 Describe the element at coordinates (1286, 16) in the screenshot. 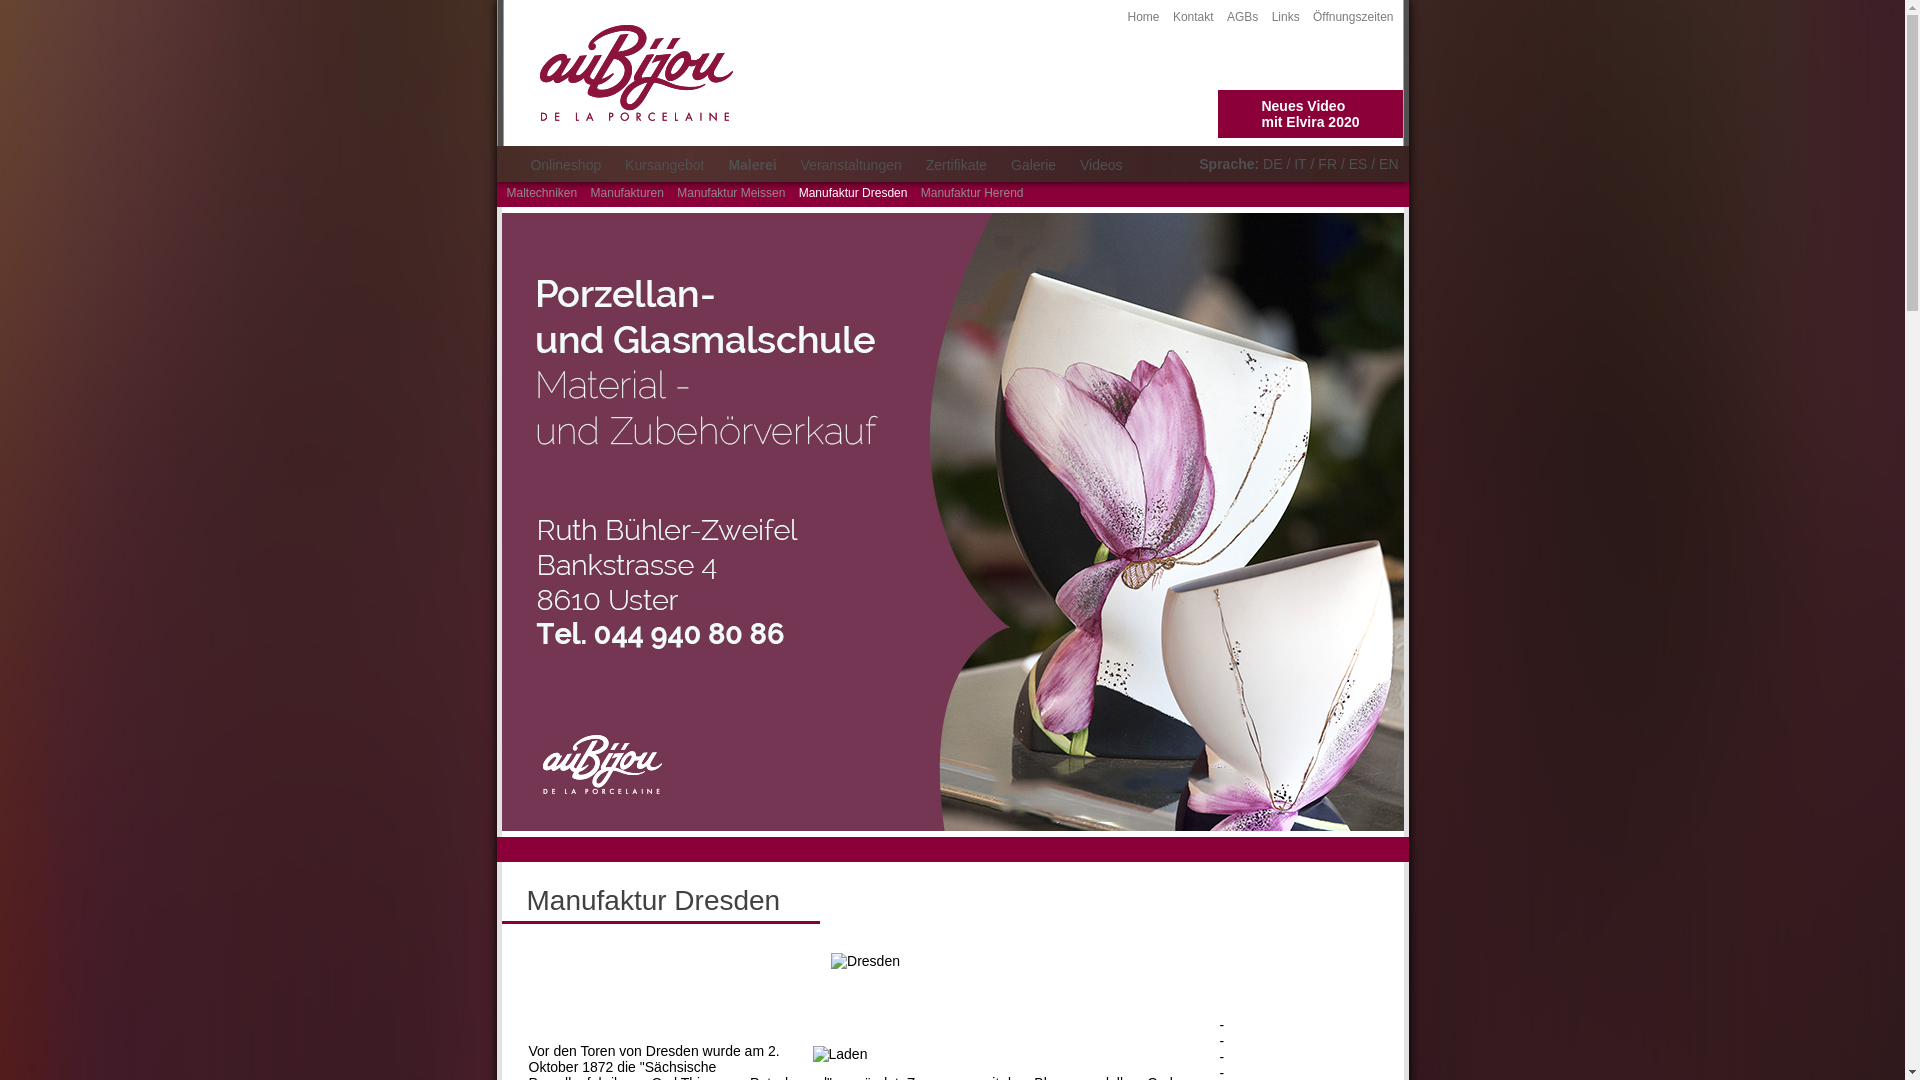

I see `'Links'` at that location.